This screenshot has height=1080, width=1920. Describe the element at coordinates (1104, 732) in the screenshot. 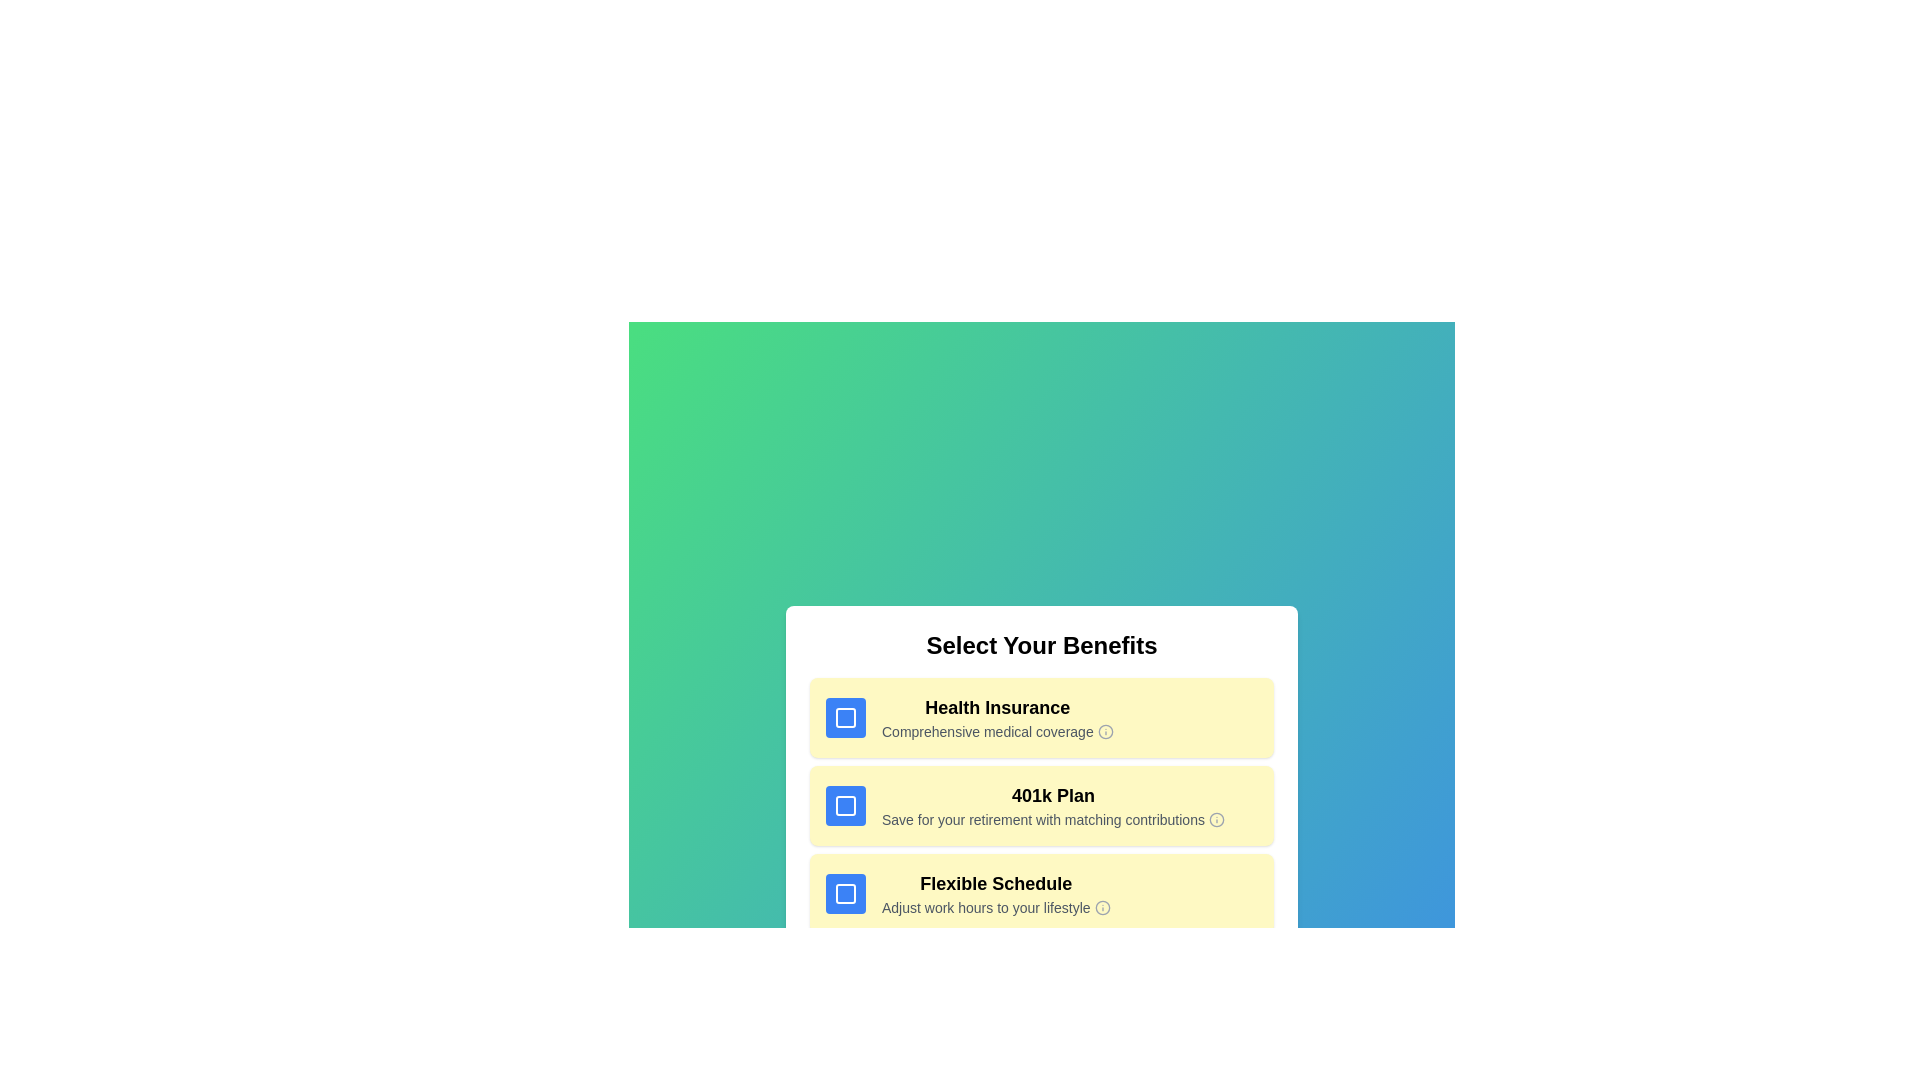

I see `the info icon next to the description of Health Insurance` at that location.